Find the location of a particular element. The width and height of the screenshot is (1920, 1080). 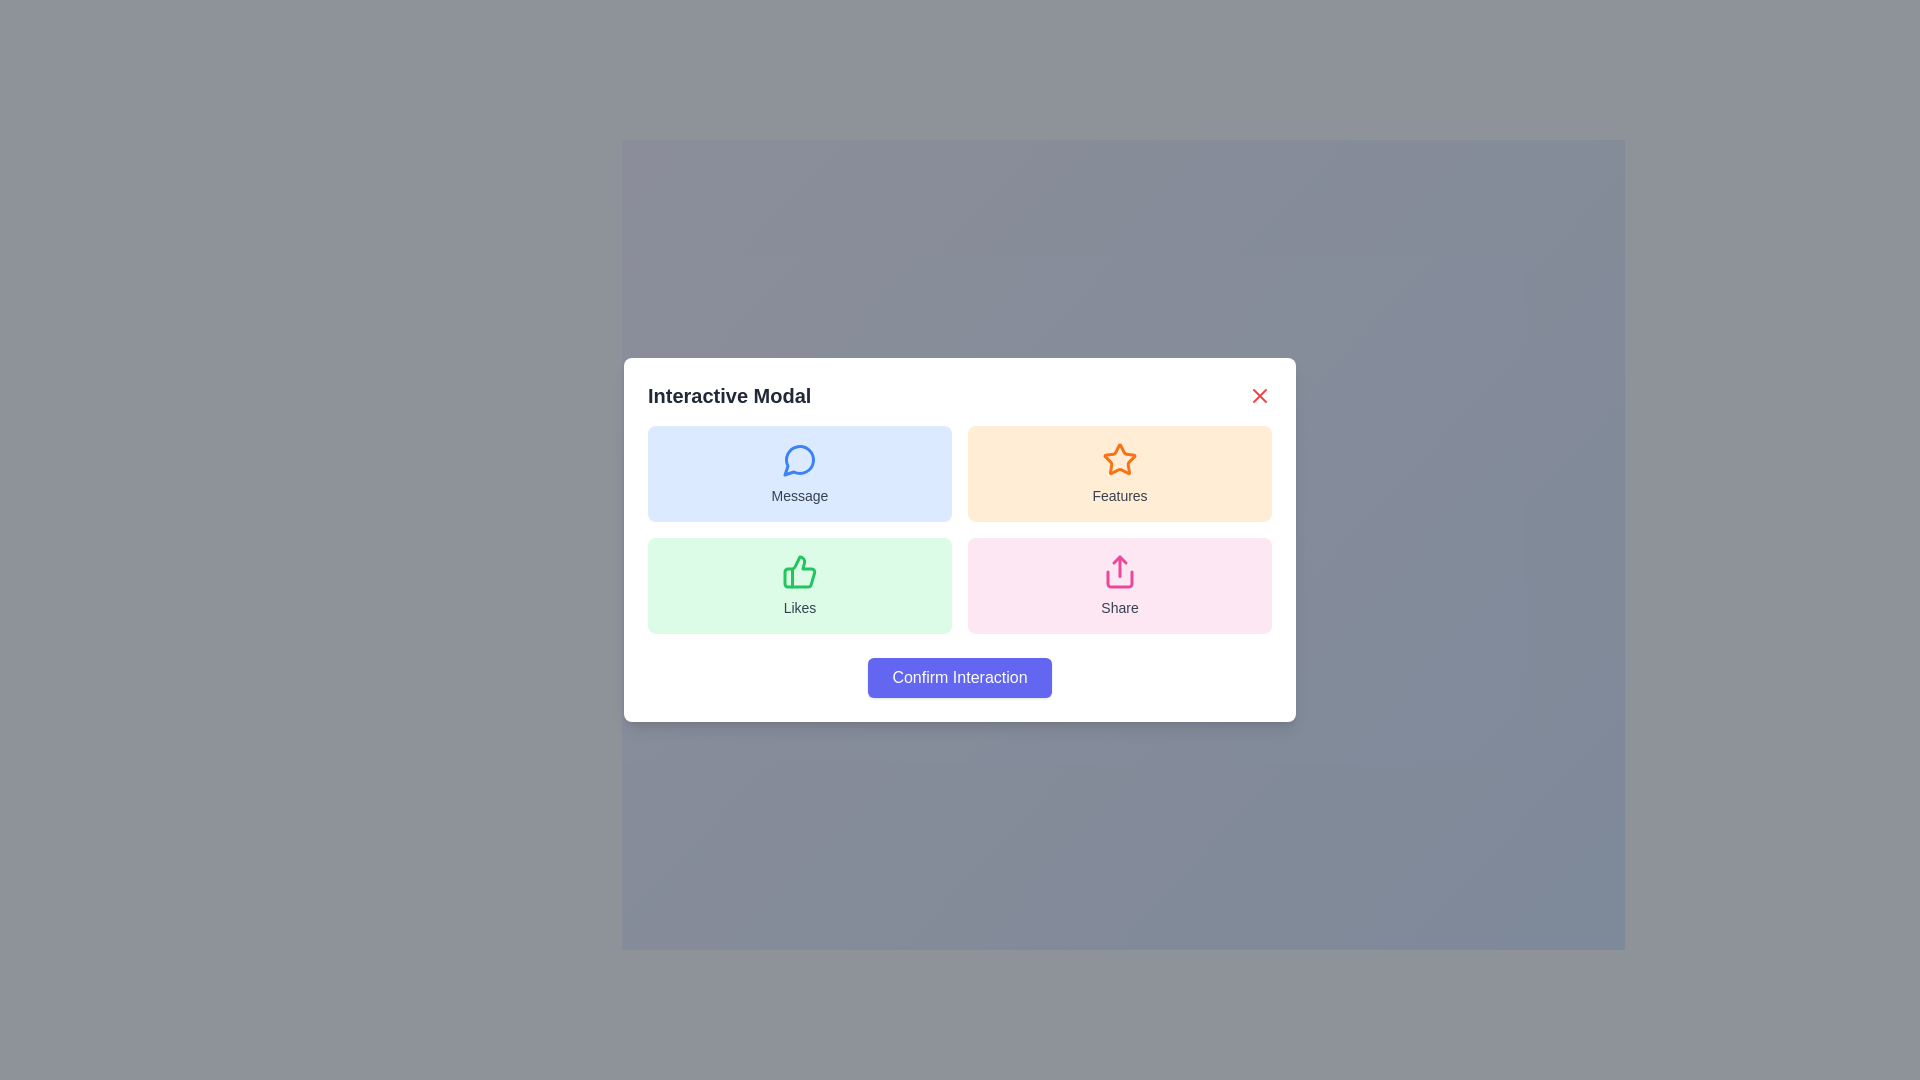

the 'Features' Card component located in the top-right of the grid layout is located at coordinates (1118, 474).